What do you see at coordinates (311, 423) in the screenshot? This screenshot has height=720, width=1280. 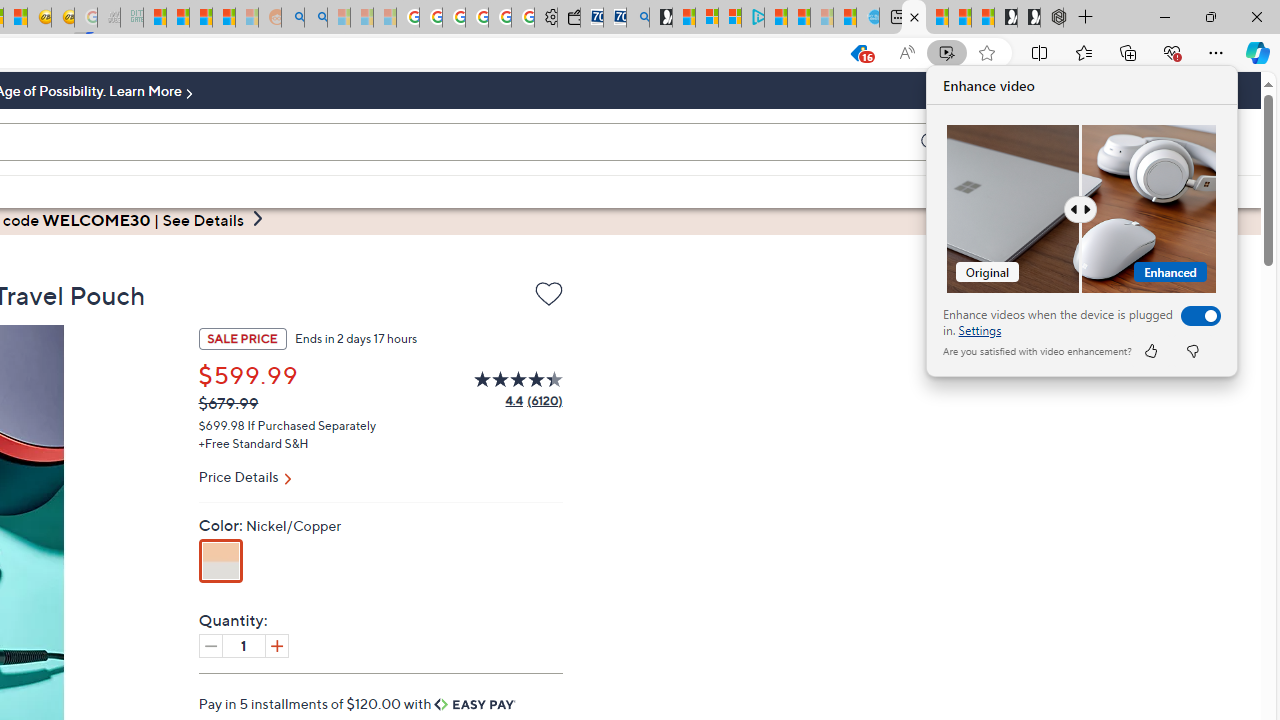 I see `'If Purchased Separately'` at bounding box center [311, 423].